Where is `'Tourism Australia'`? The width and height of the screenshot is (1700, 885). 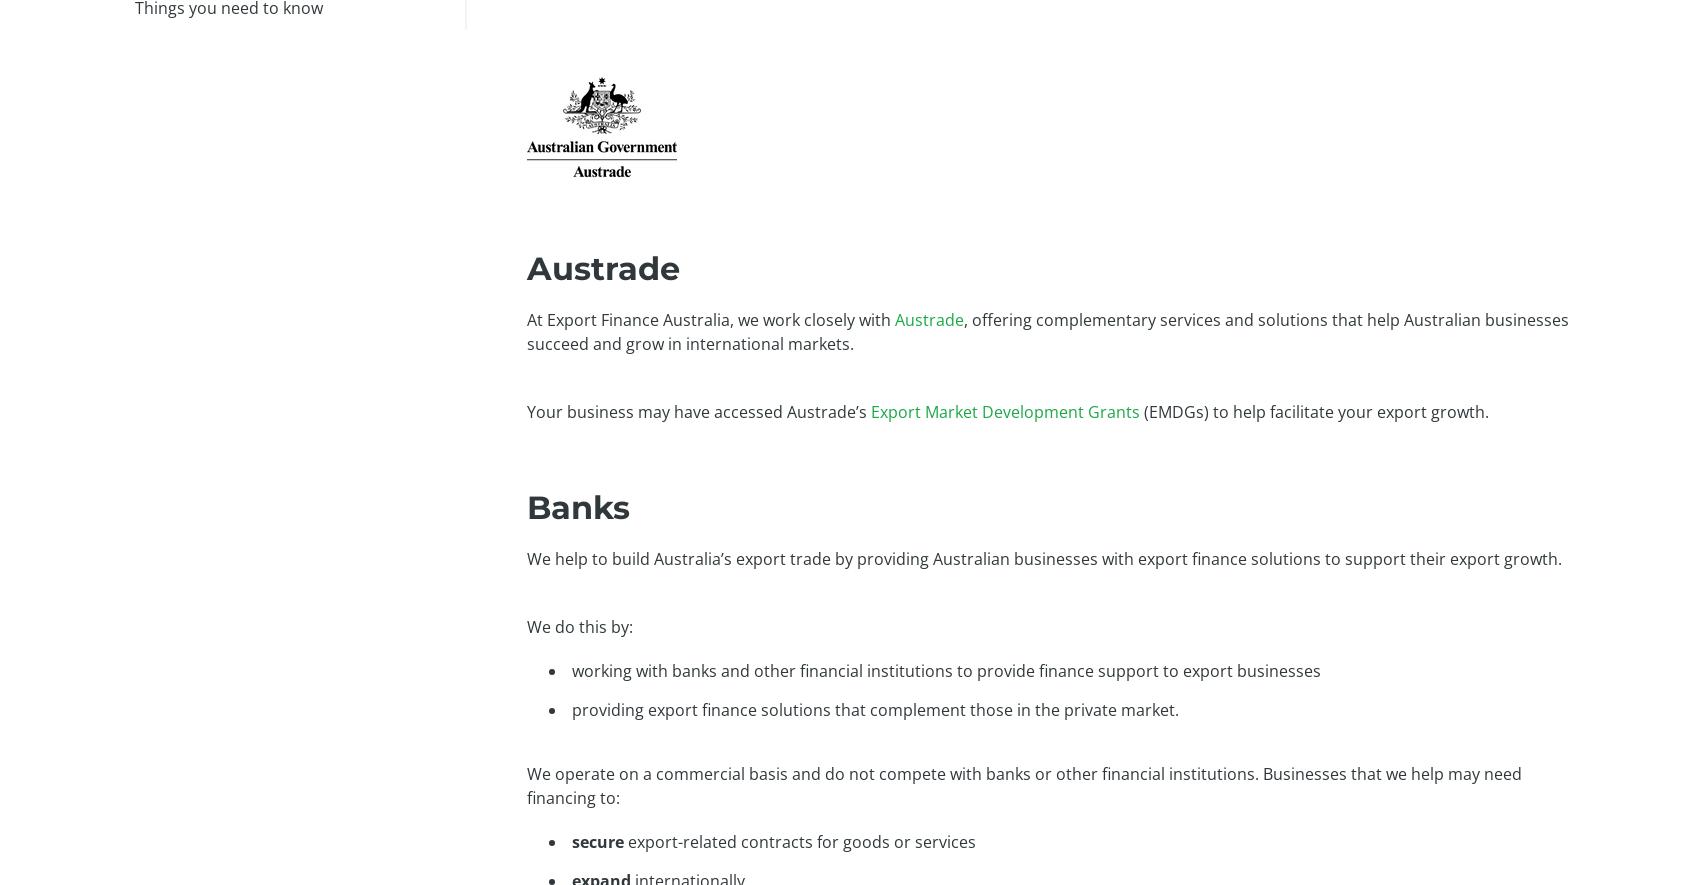 'Tourism Australia' is located at coordinates (1063, 196).